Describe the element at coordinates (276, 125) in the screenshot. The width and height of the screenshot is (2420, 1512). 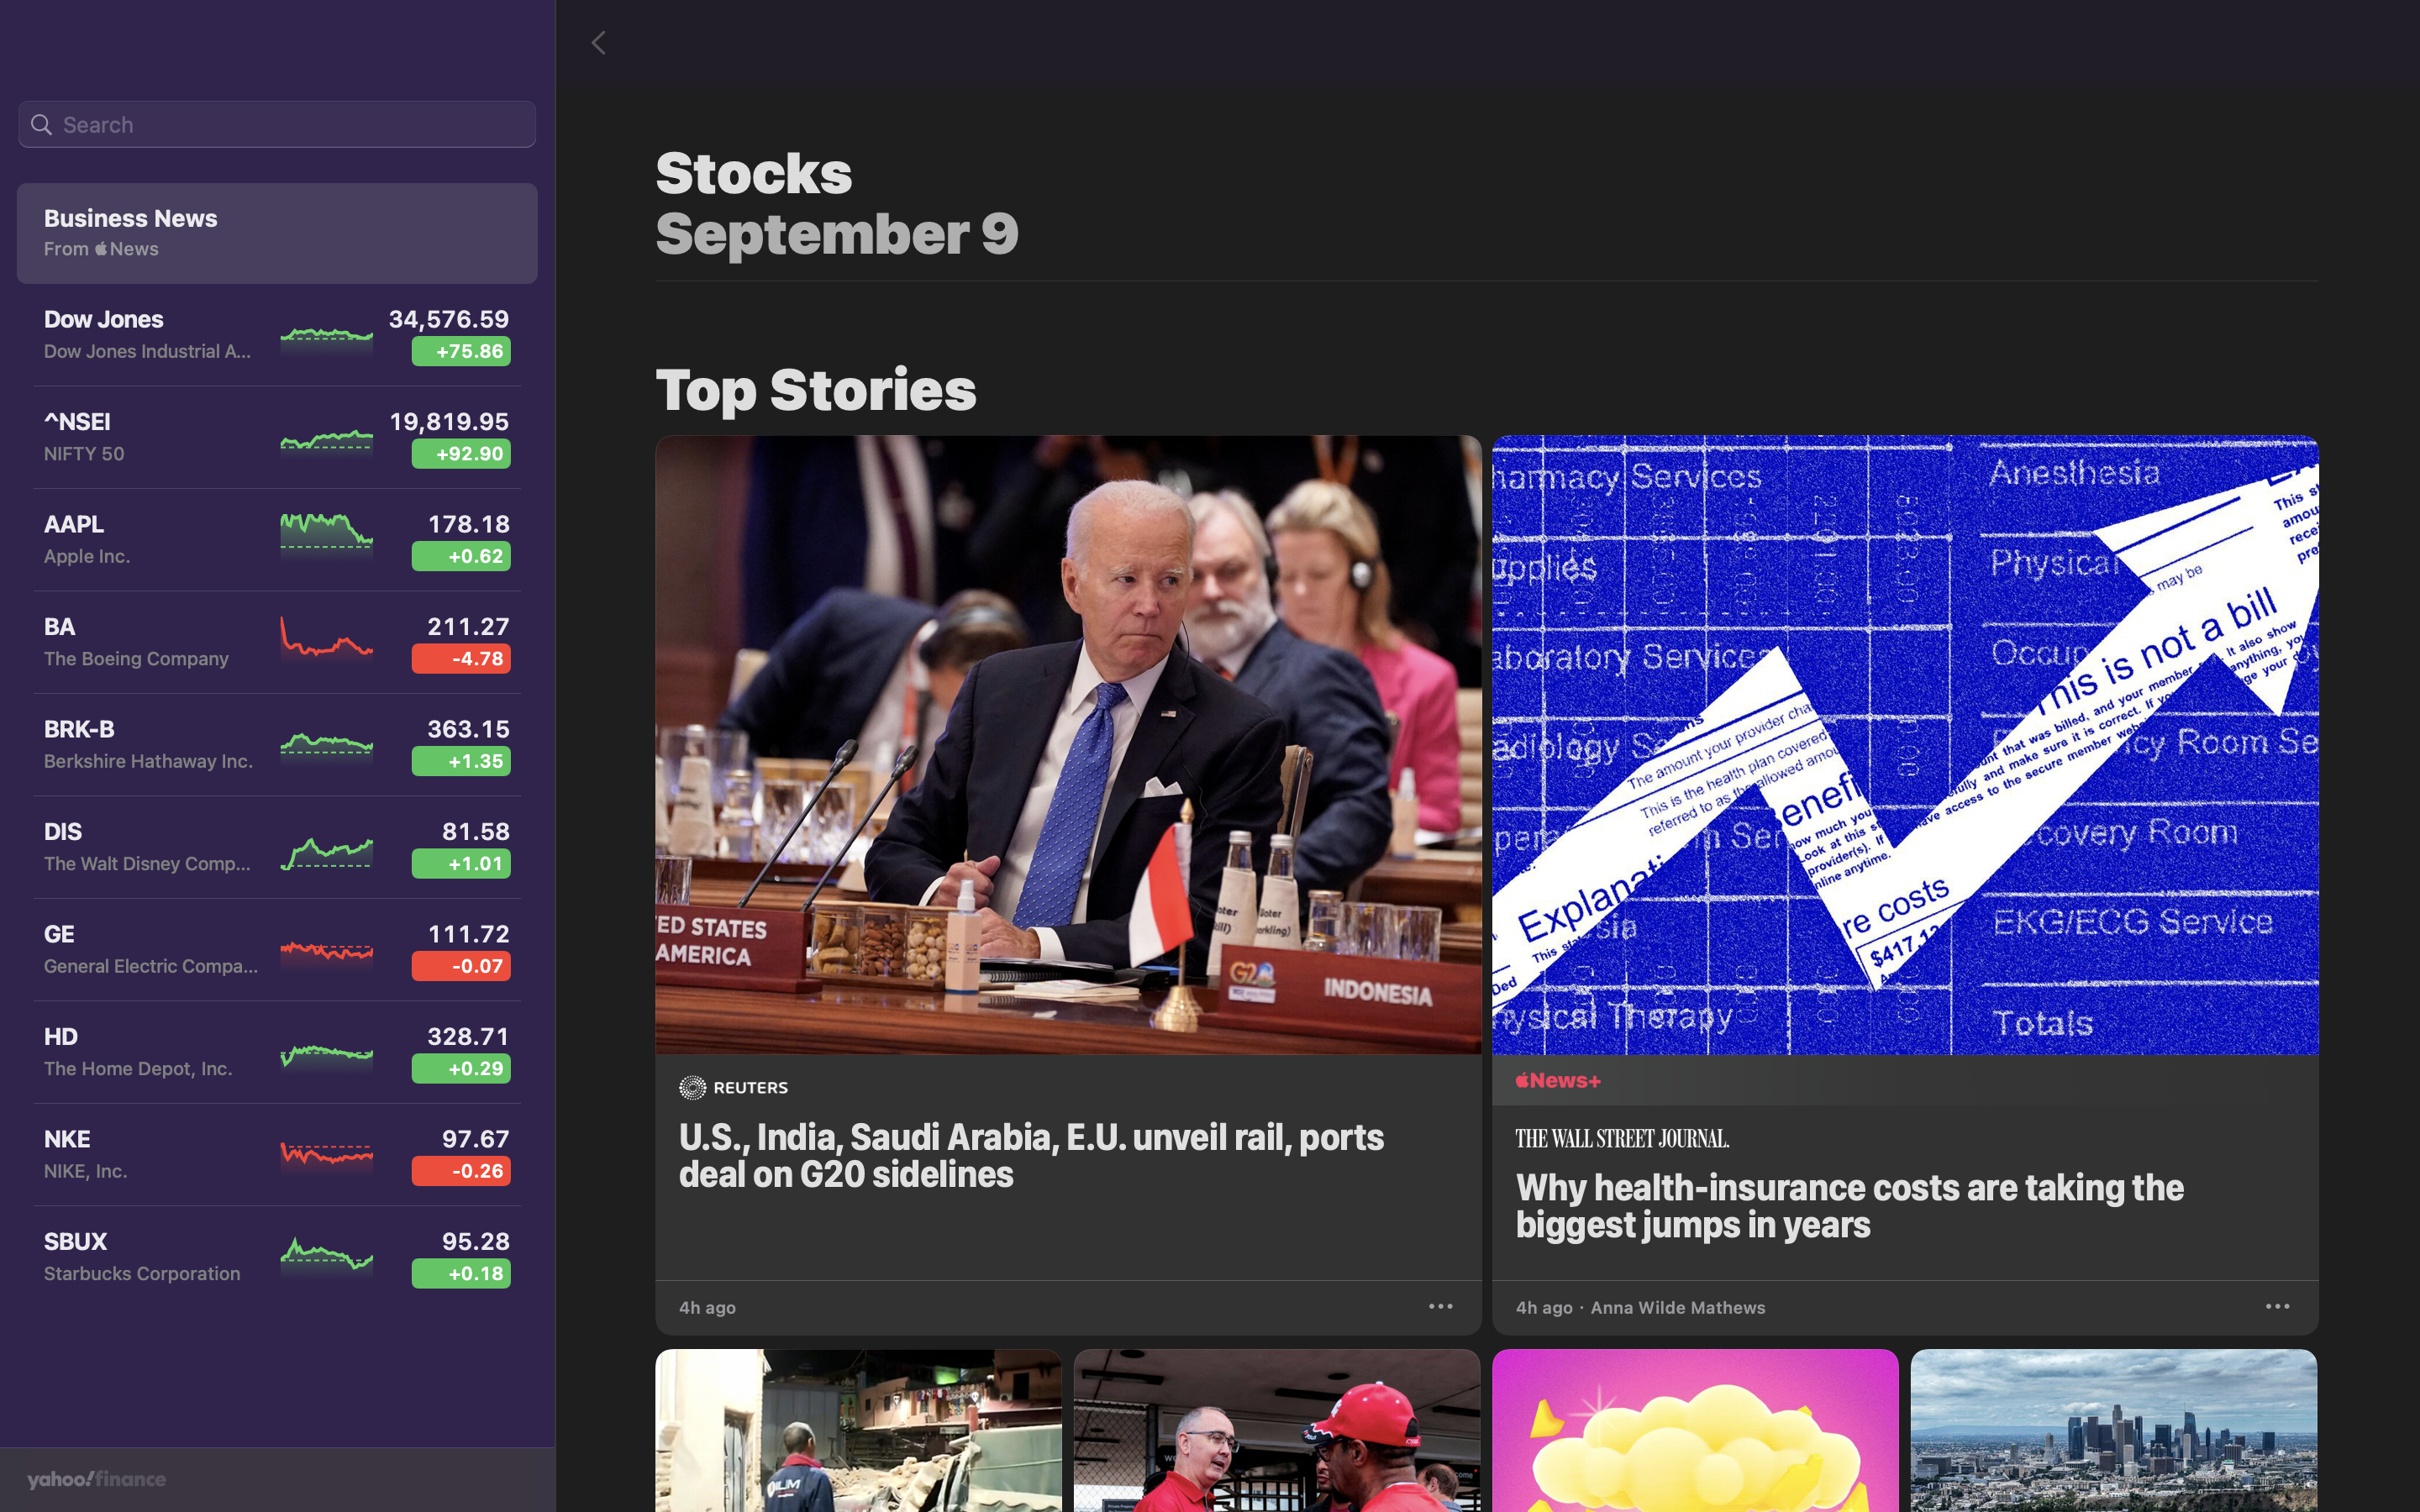
I see `the stock listed under "Adobe" using the search bar on the top left` at that location.